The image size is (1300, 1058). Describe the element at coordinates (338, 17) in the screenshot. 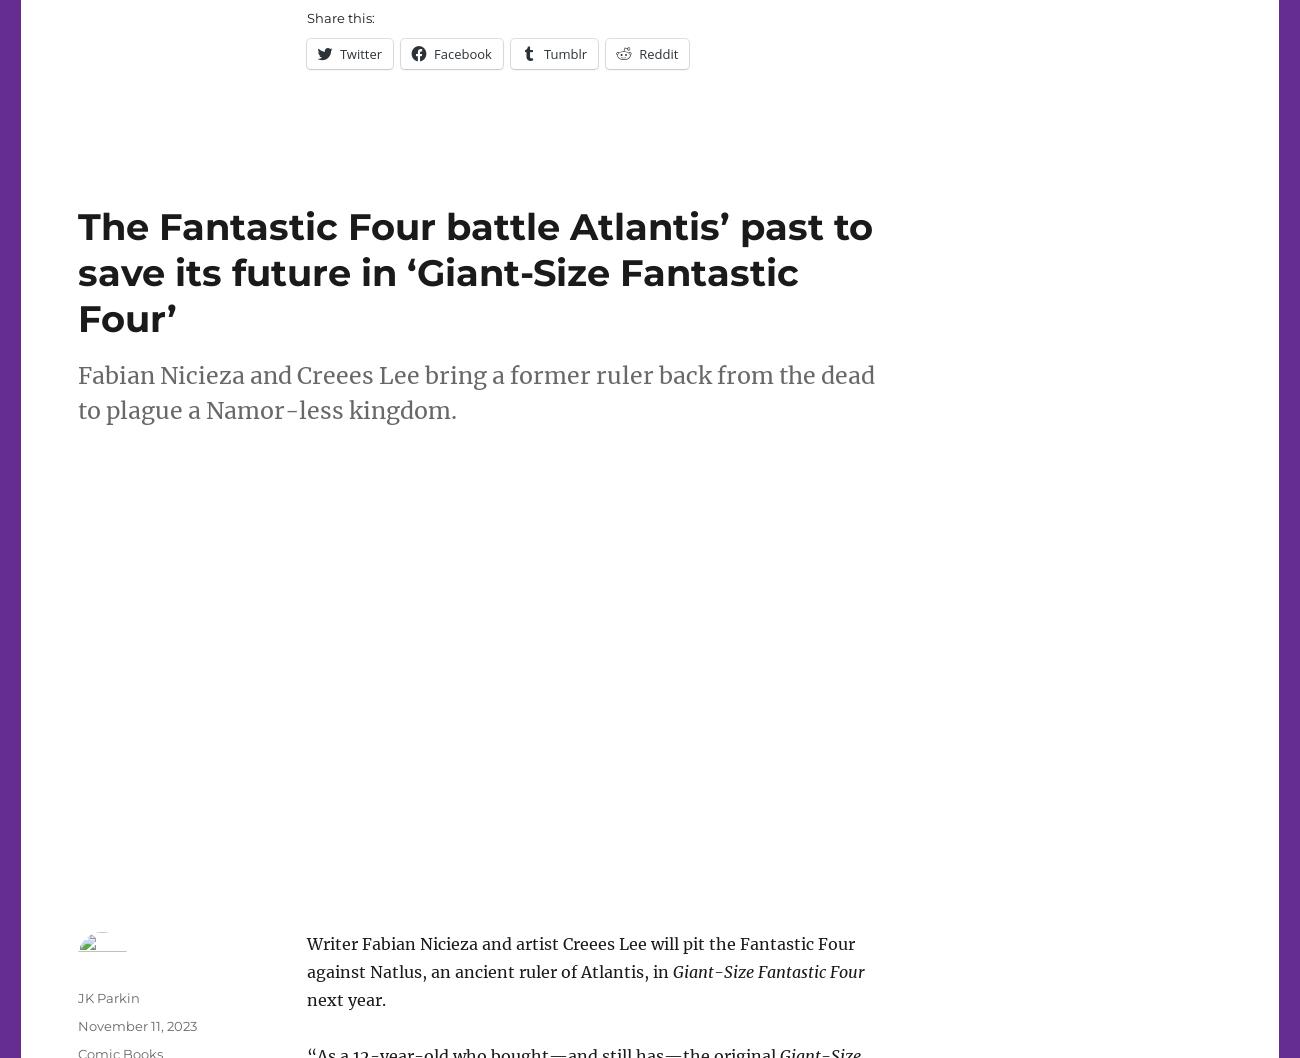

I see `'Share this:'` at that location.